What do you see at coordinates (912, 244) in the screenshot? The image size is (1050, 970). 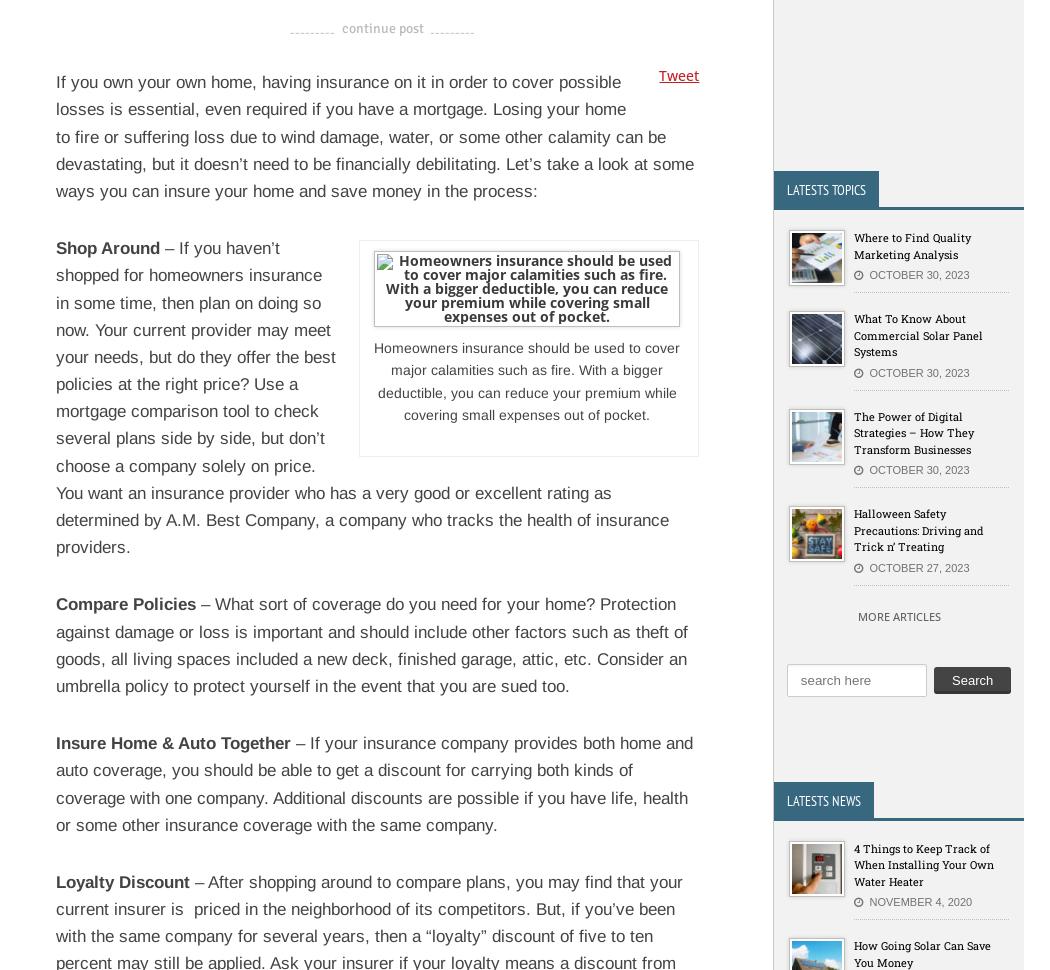 I see `'Where to Find Quality Marketing Analysis'` at bounding box center [912, 244].